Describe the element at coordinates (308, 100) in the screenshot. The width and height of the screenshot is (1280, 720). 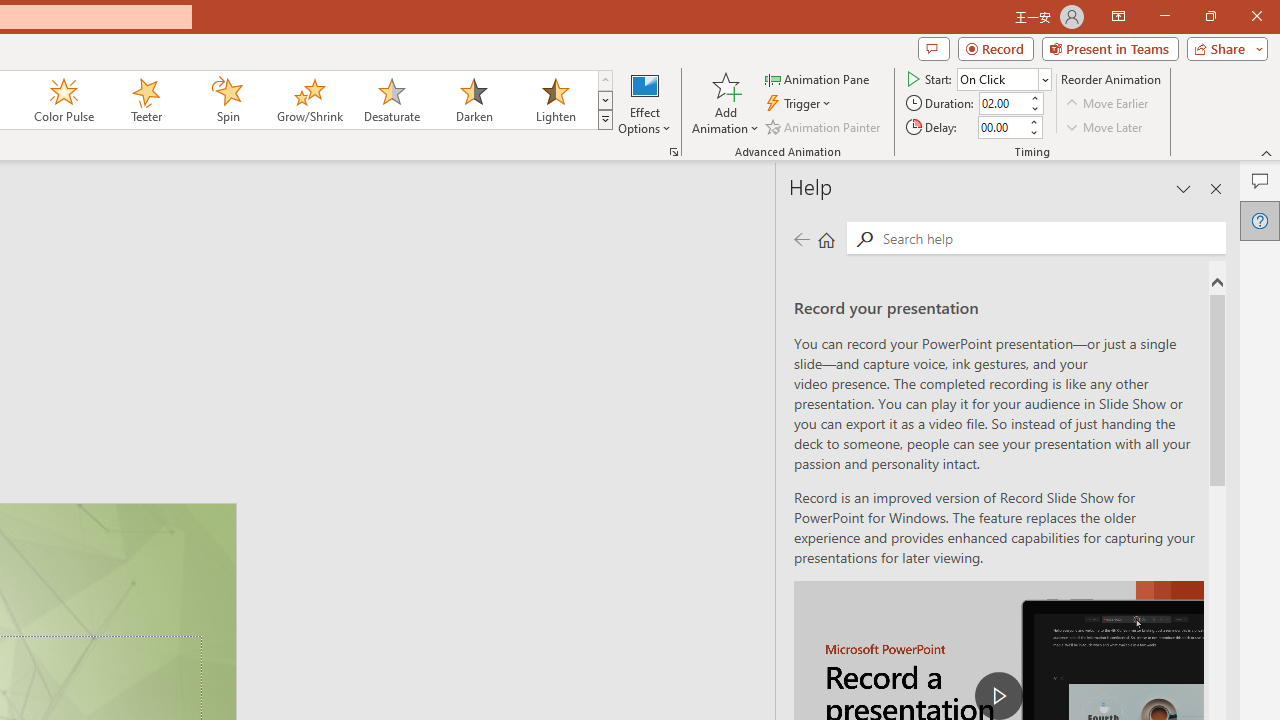
I see `'Grow/Shrink'` at that location.